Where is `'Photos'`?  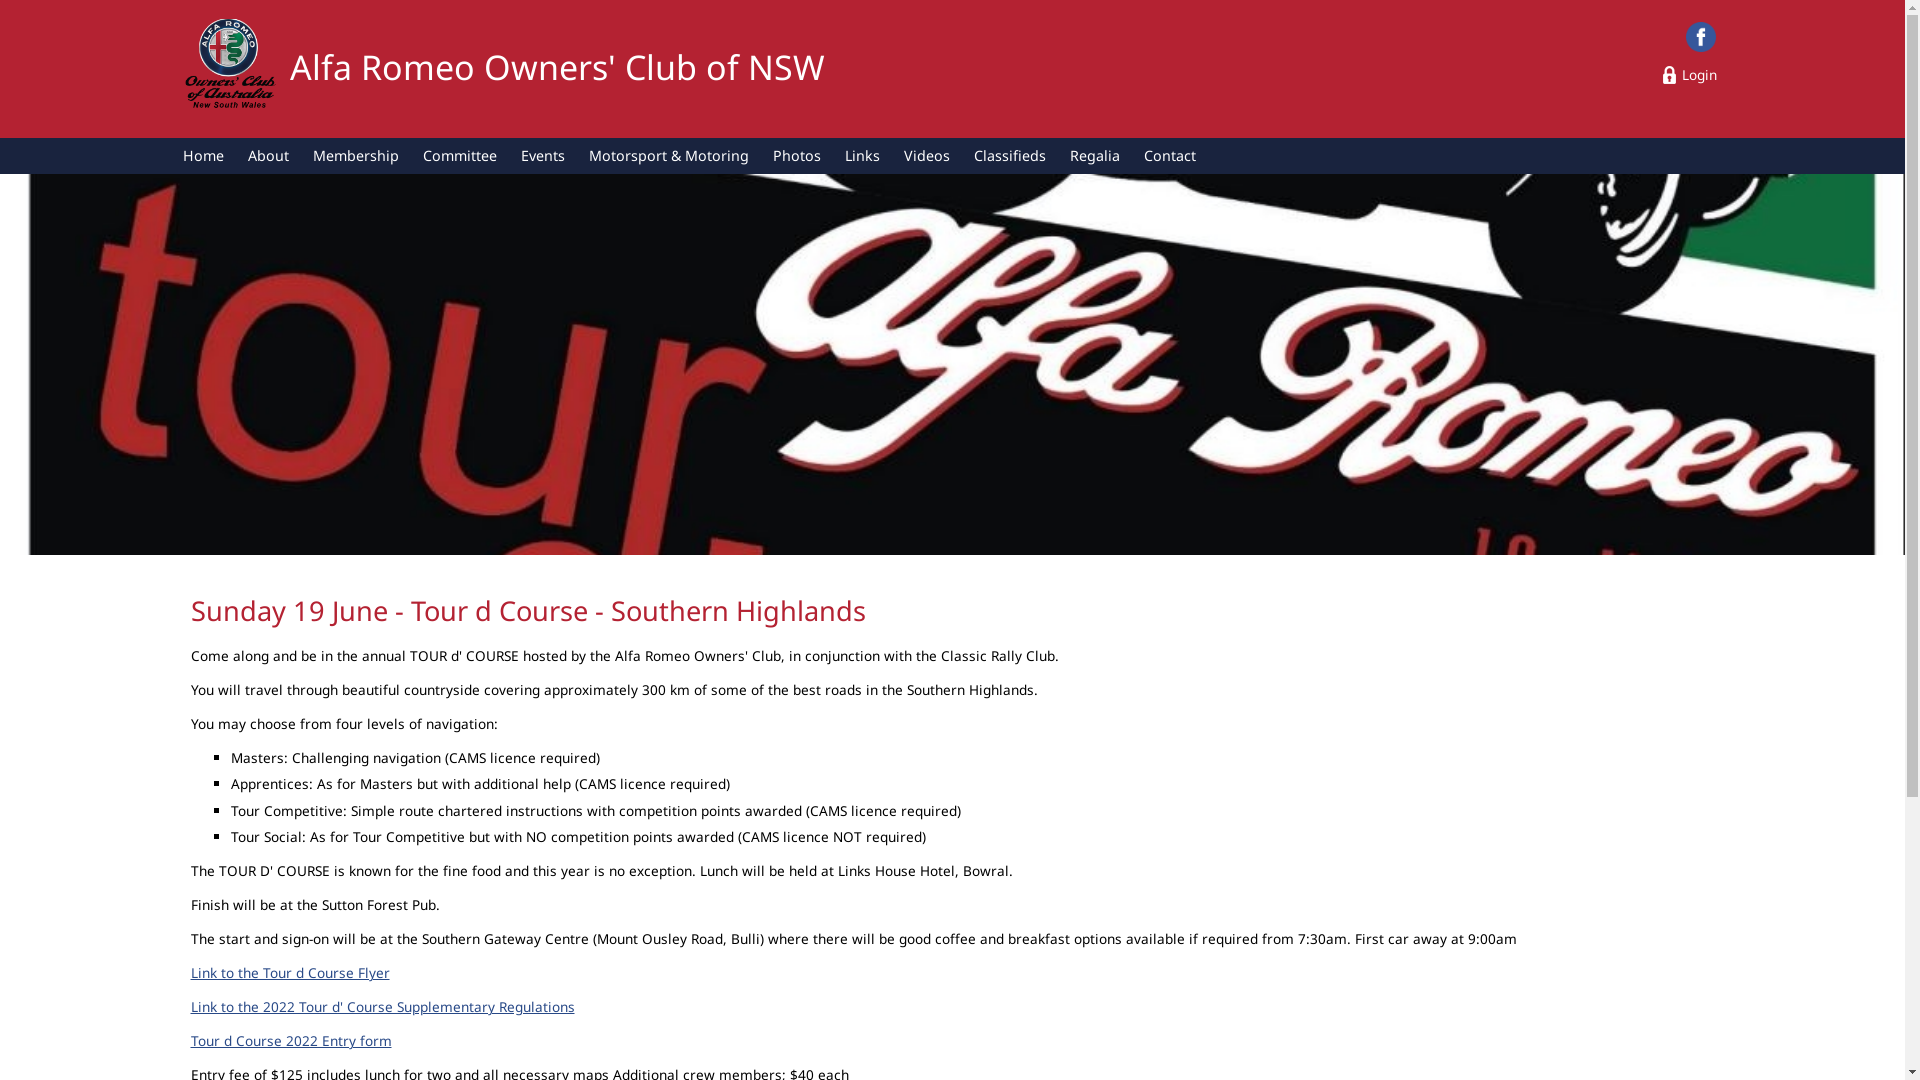
'Photos' is located at coordinates (795, 154).